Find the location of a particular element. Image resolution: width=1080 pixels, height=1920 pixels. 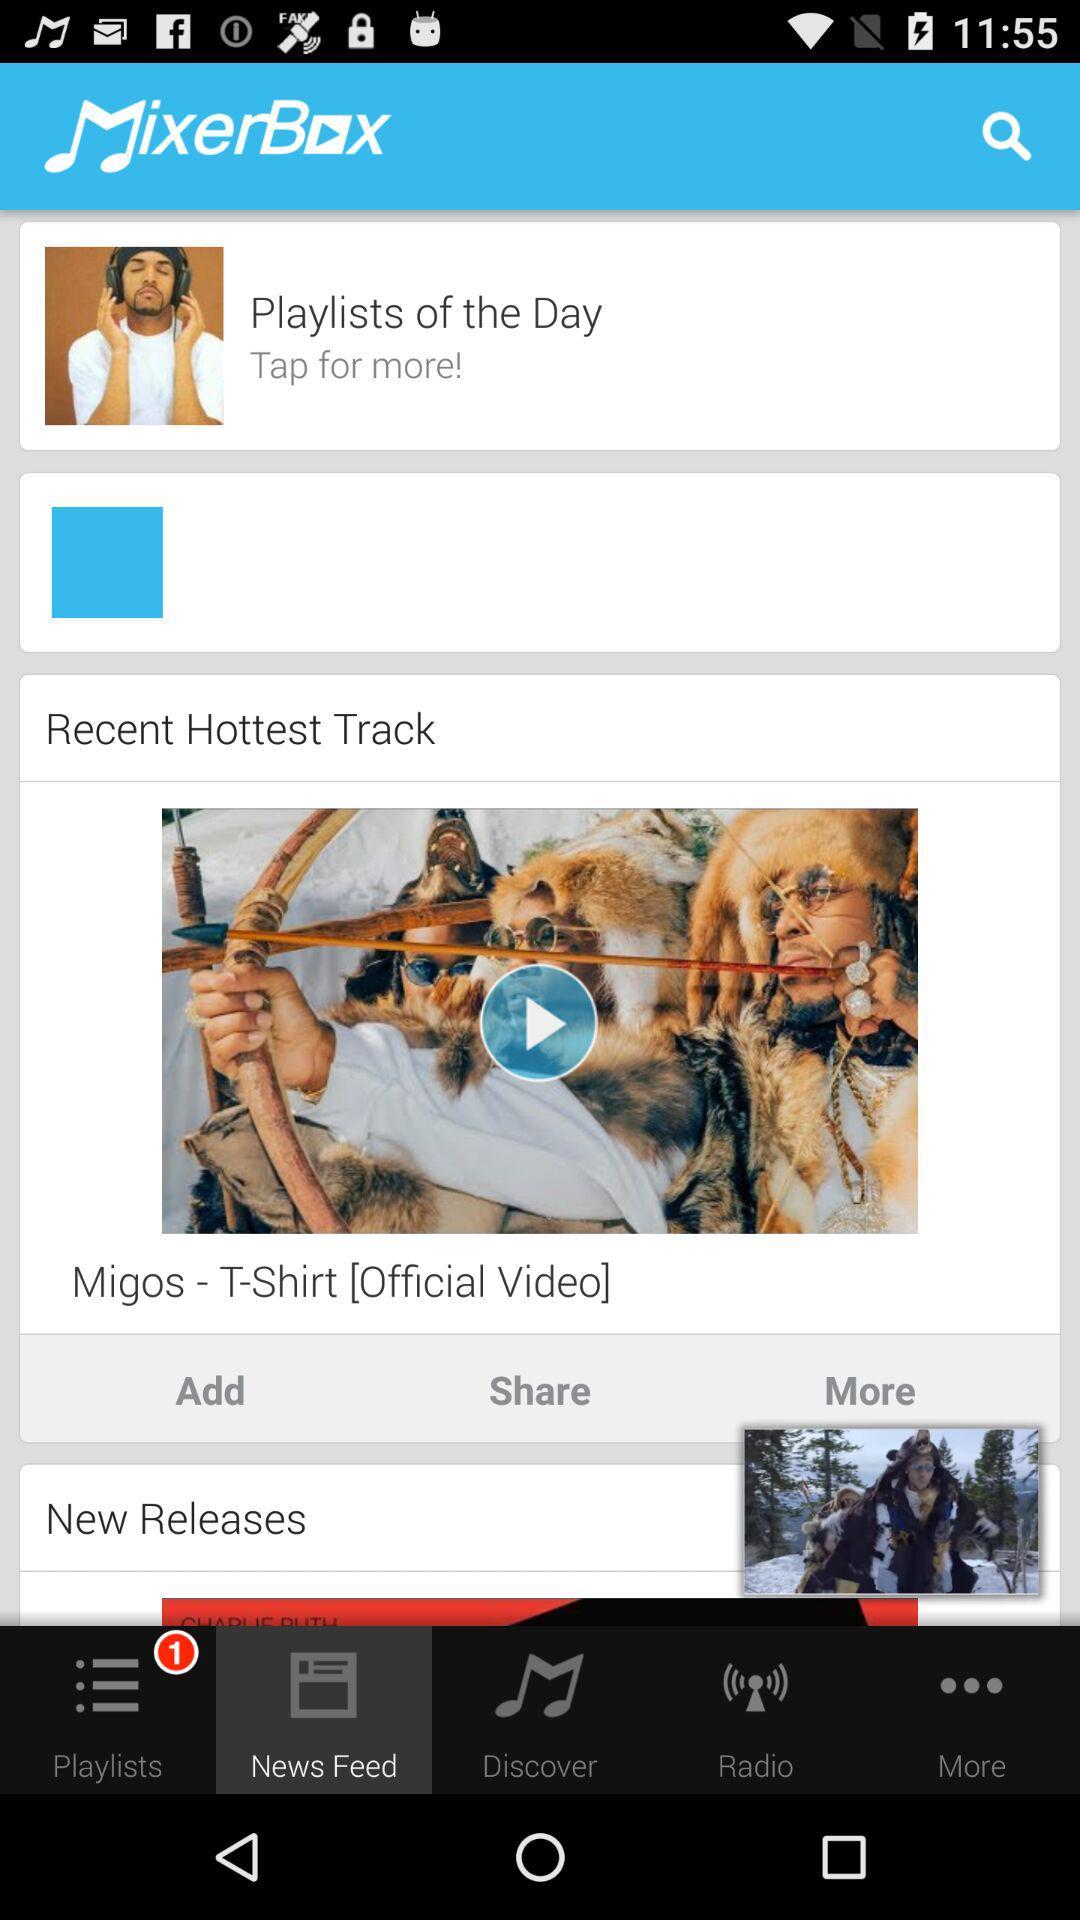

new releases icon is located at coordinates (175, 1517).